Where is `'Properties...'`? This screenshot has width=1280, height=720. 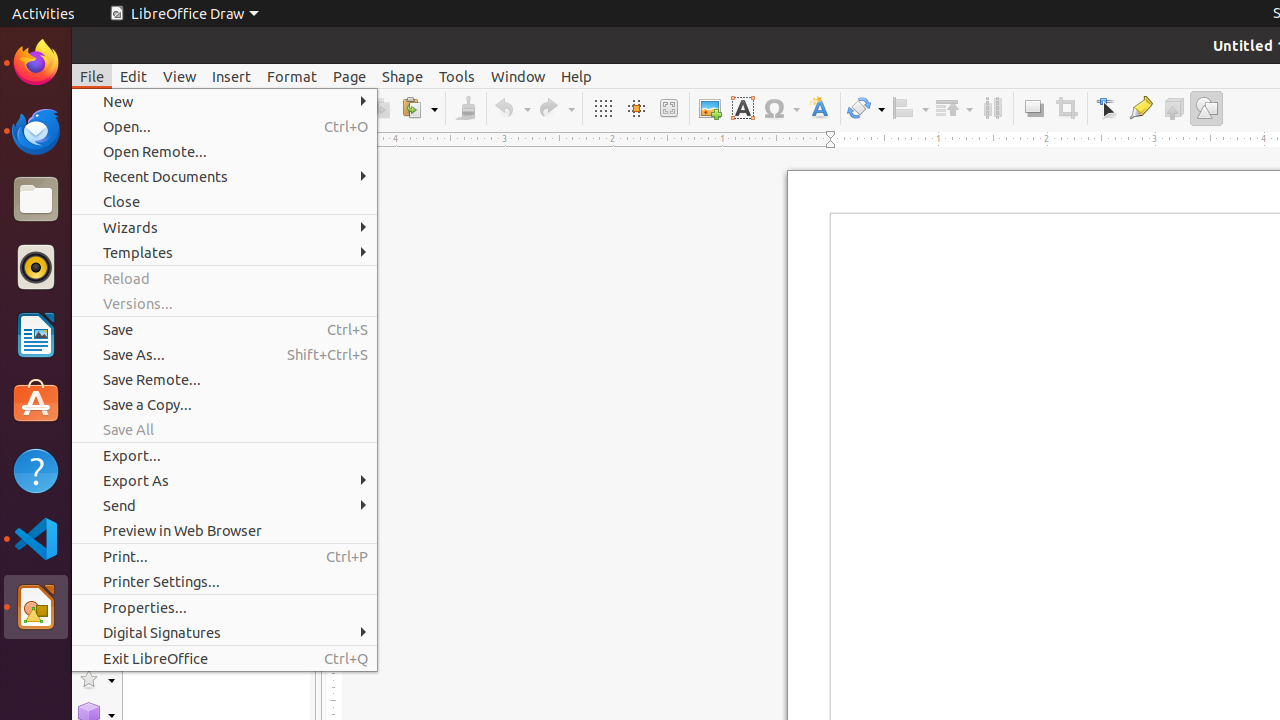 'Properties...' is located at coordinates (224, 606).